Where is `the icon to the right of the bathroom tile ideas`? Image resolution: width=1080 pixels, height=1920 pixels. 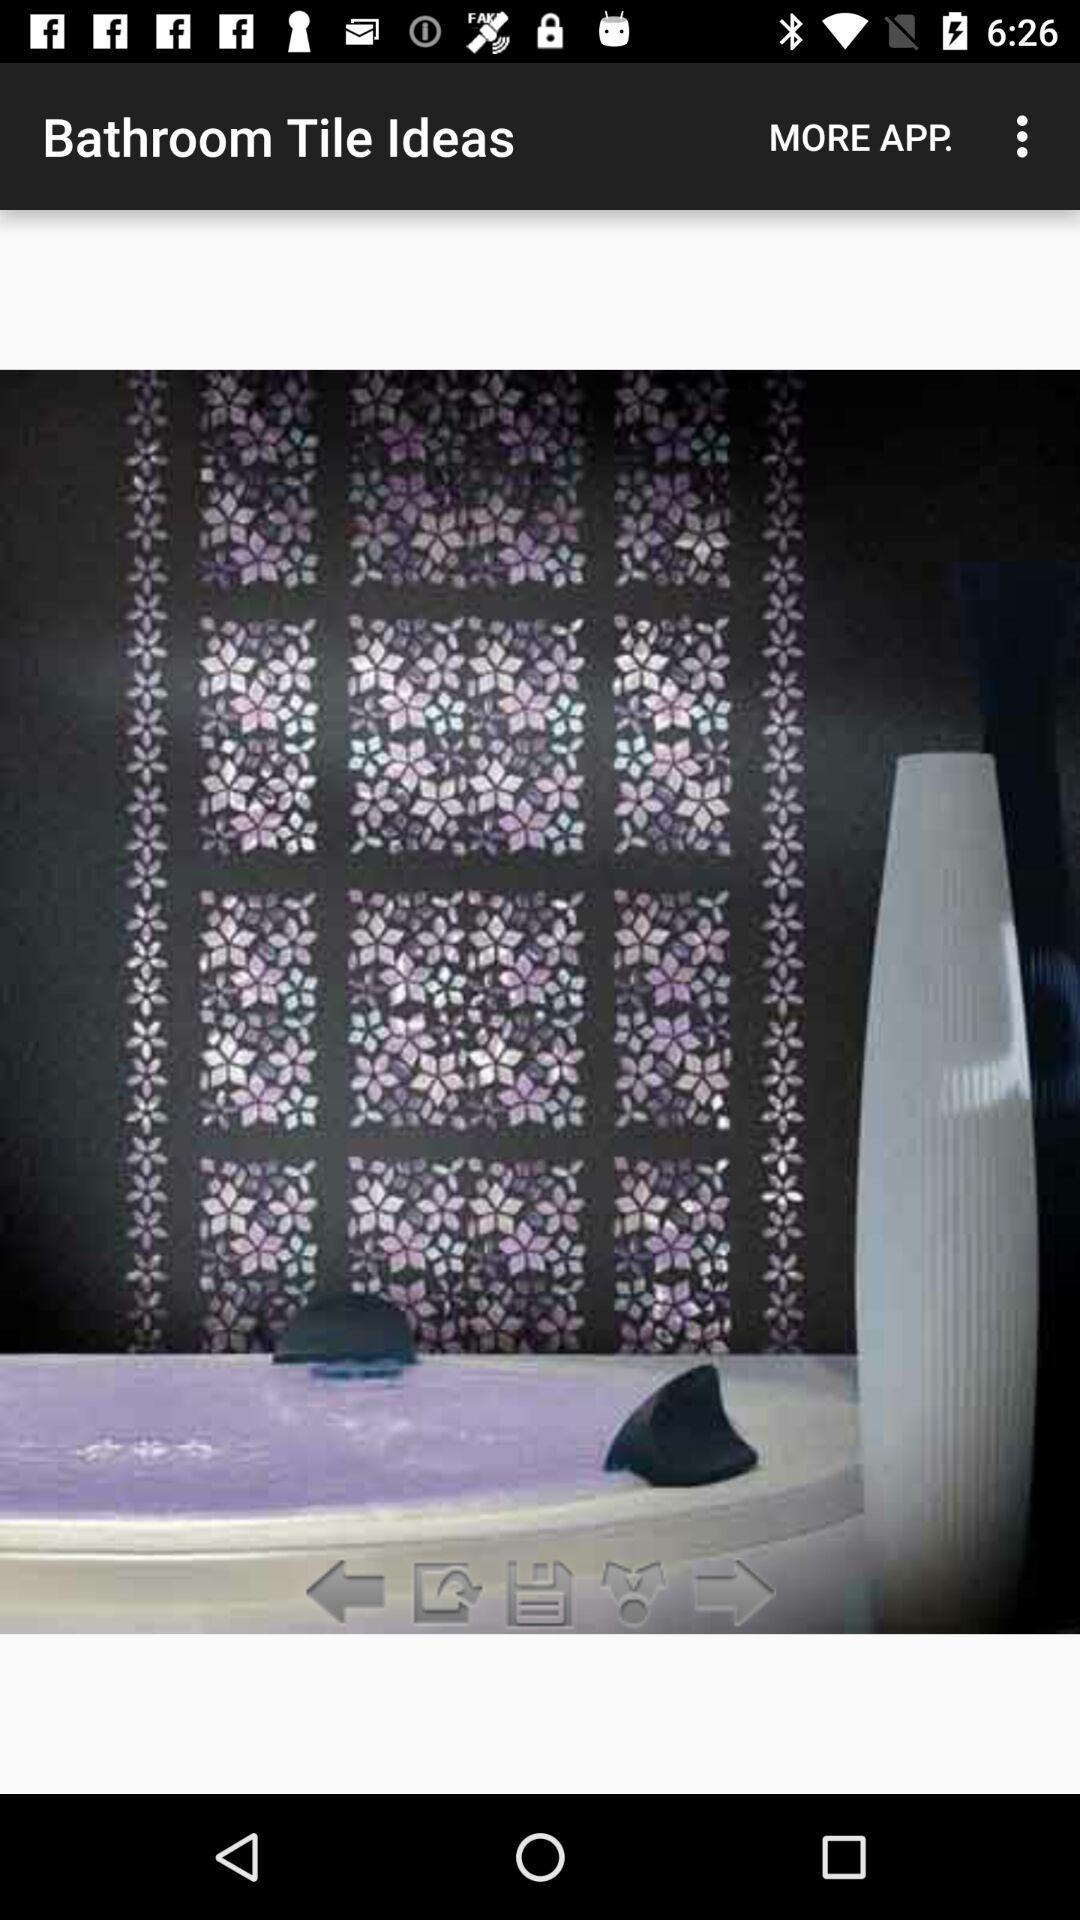 the icon to the right of the bathroom tile ideas is located at coordinates (860, 135).